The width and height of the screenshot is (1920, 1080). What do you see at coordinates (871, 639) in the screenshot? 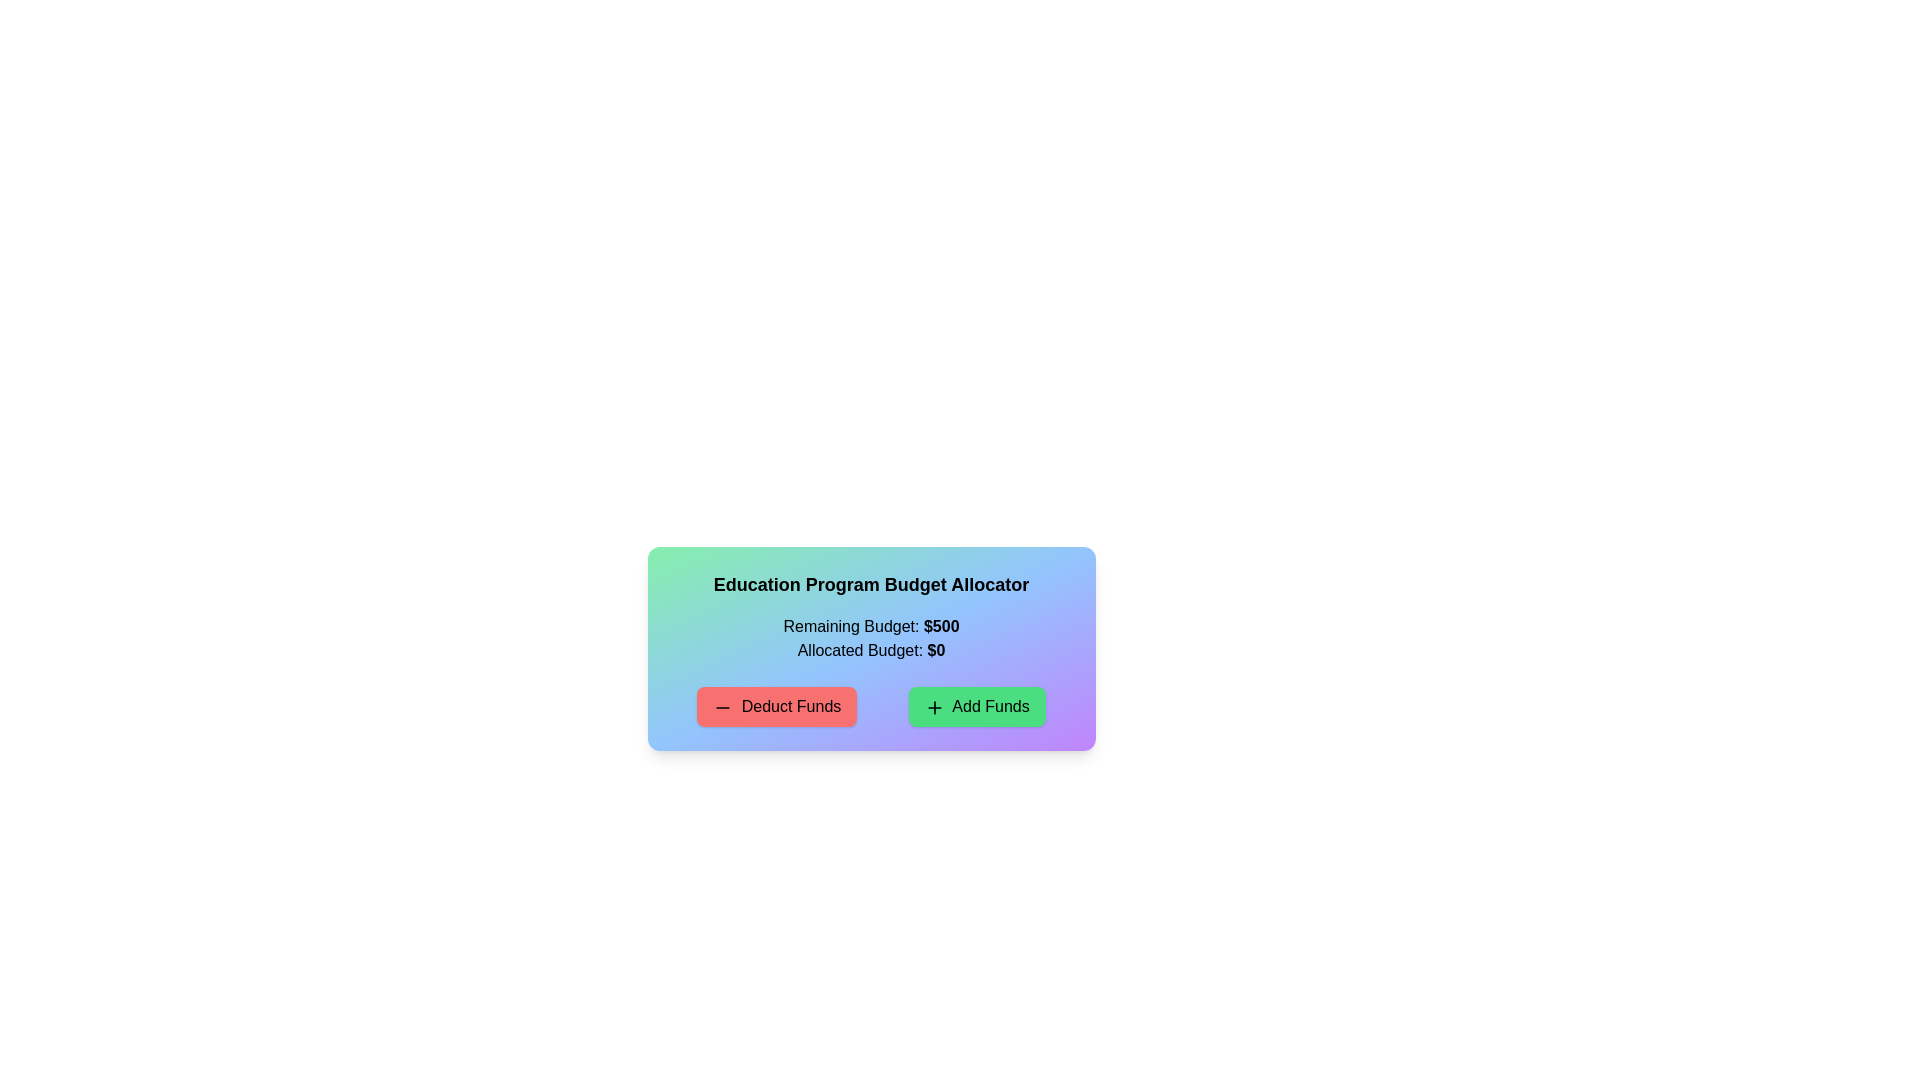
I see `the Informational Text Display that shows 'Remaining Budget: $500' and 'Allocated Budget: $0', which is styled in bold and centered below the title 'Education Program Budget Allocator'` at bounding box center [871, 639].